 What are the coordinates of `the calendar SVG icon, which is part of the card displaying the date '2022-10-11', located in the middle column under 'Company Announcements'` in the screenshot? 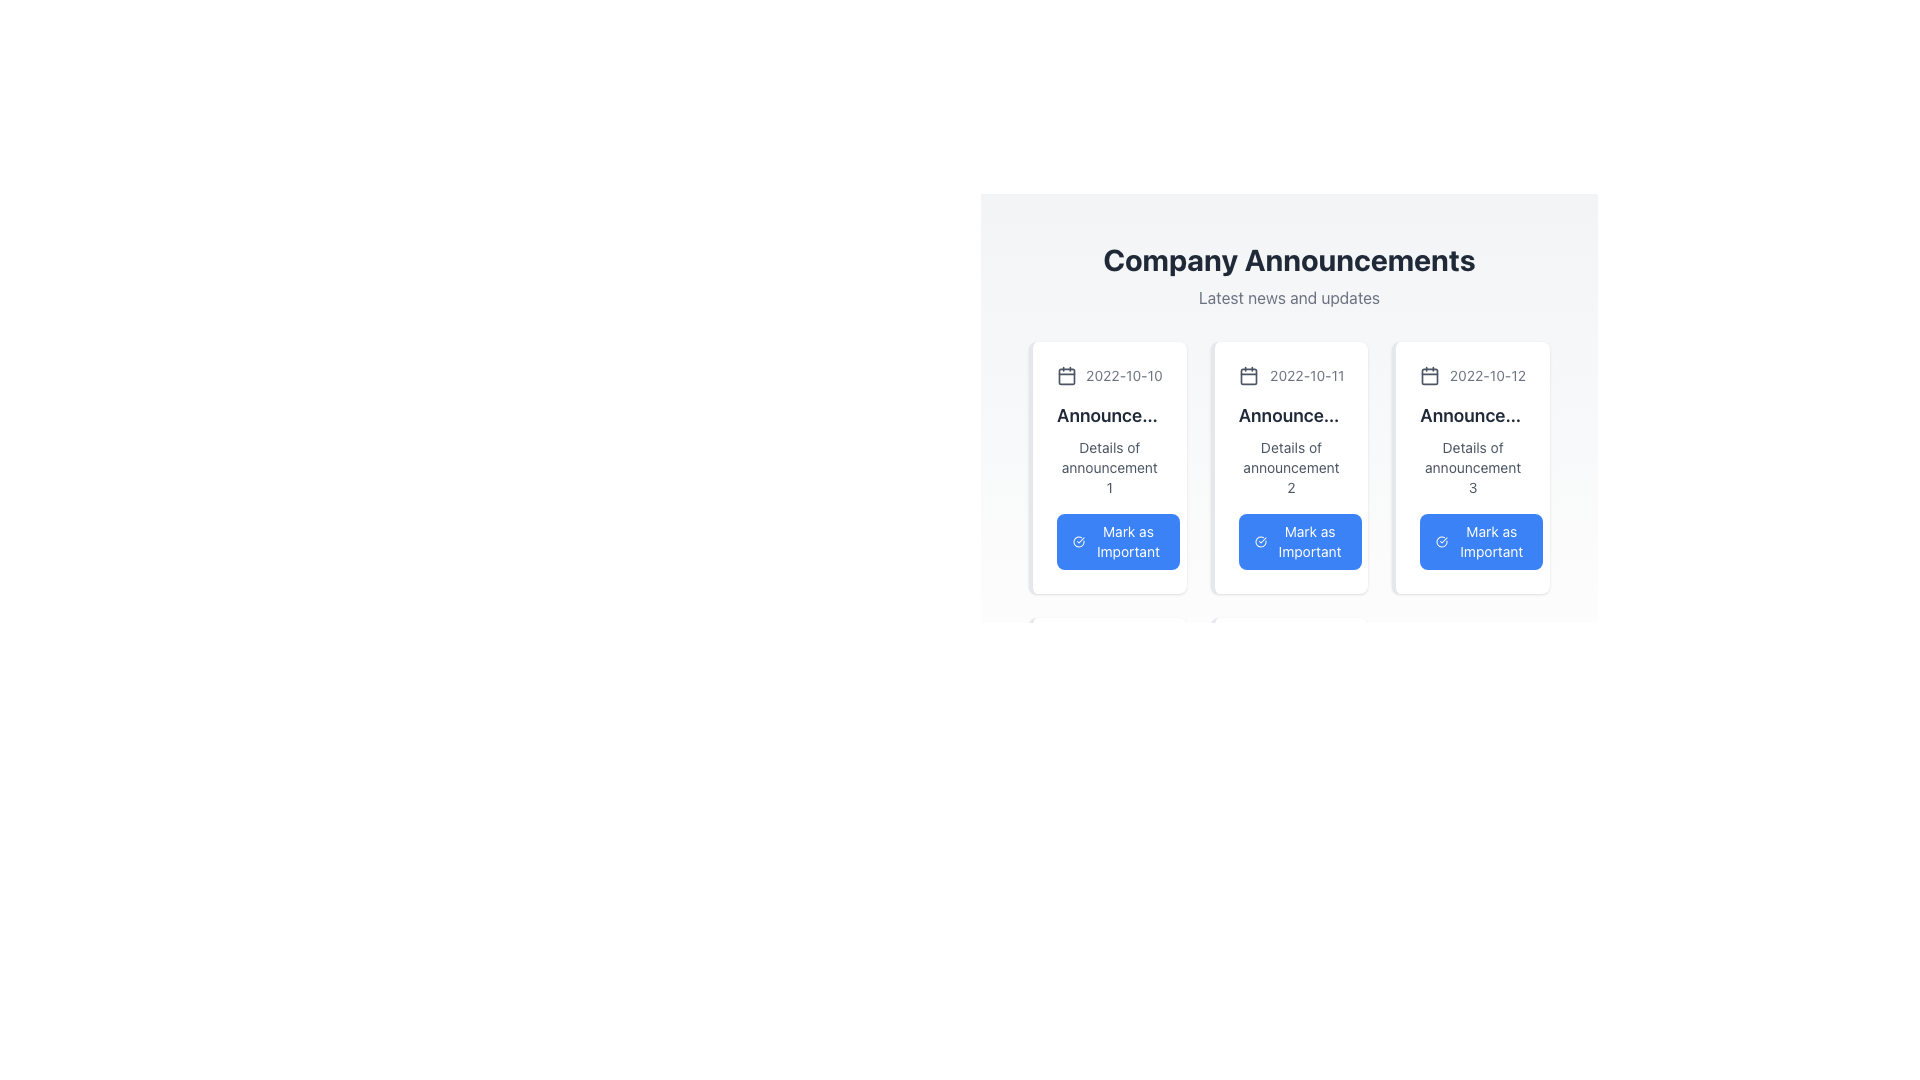 It's located at (1247, 375).